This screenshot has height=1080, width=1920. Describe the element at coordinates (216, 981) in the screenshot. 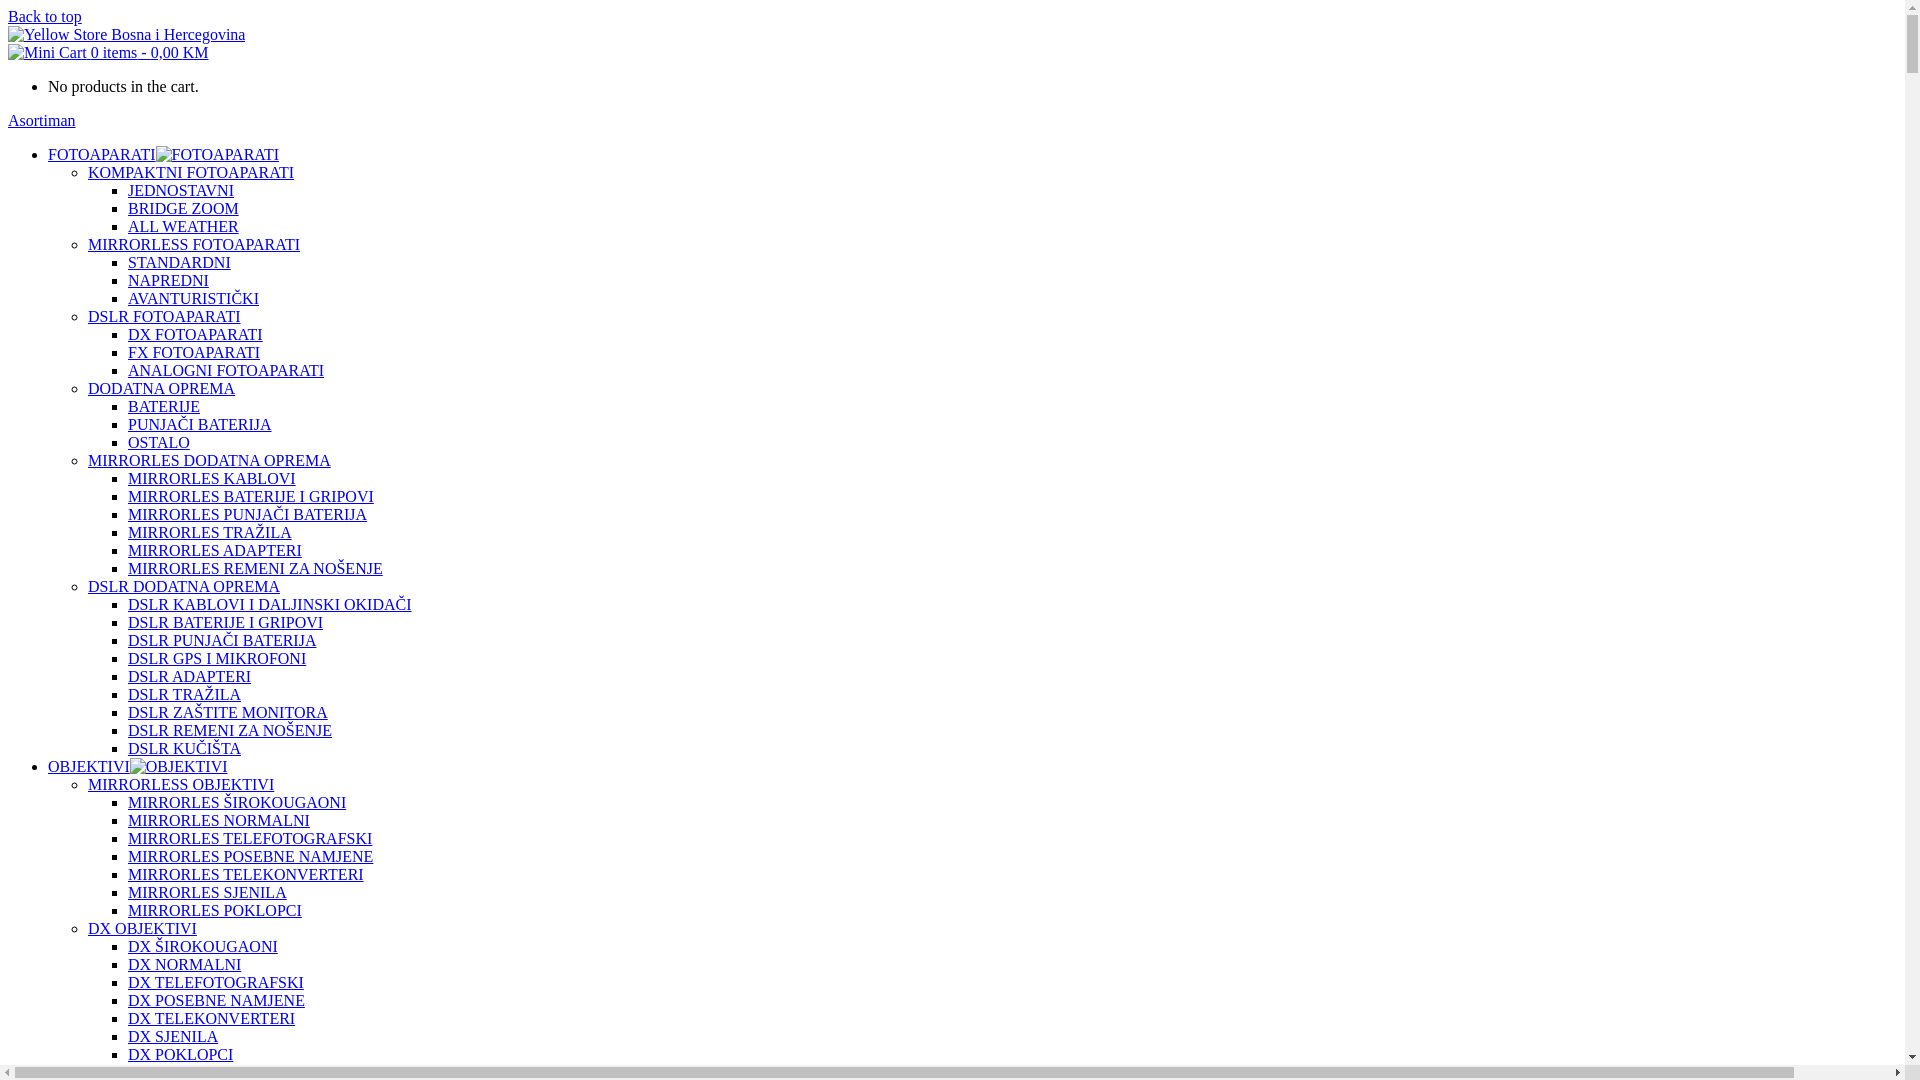

I see `'DX TELEFOTOGRAFSKI'` at that location.